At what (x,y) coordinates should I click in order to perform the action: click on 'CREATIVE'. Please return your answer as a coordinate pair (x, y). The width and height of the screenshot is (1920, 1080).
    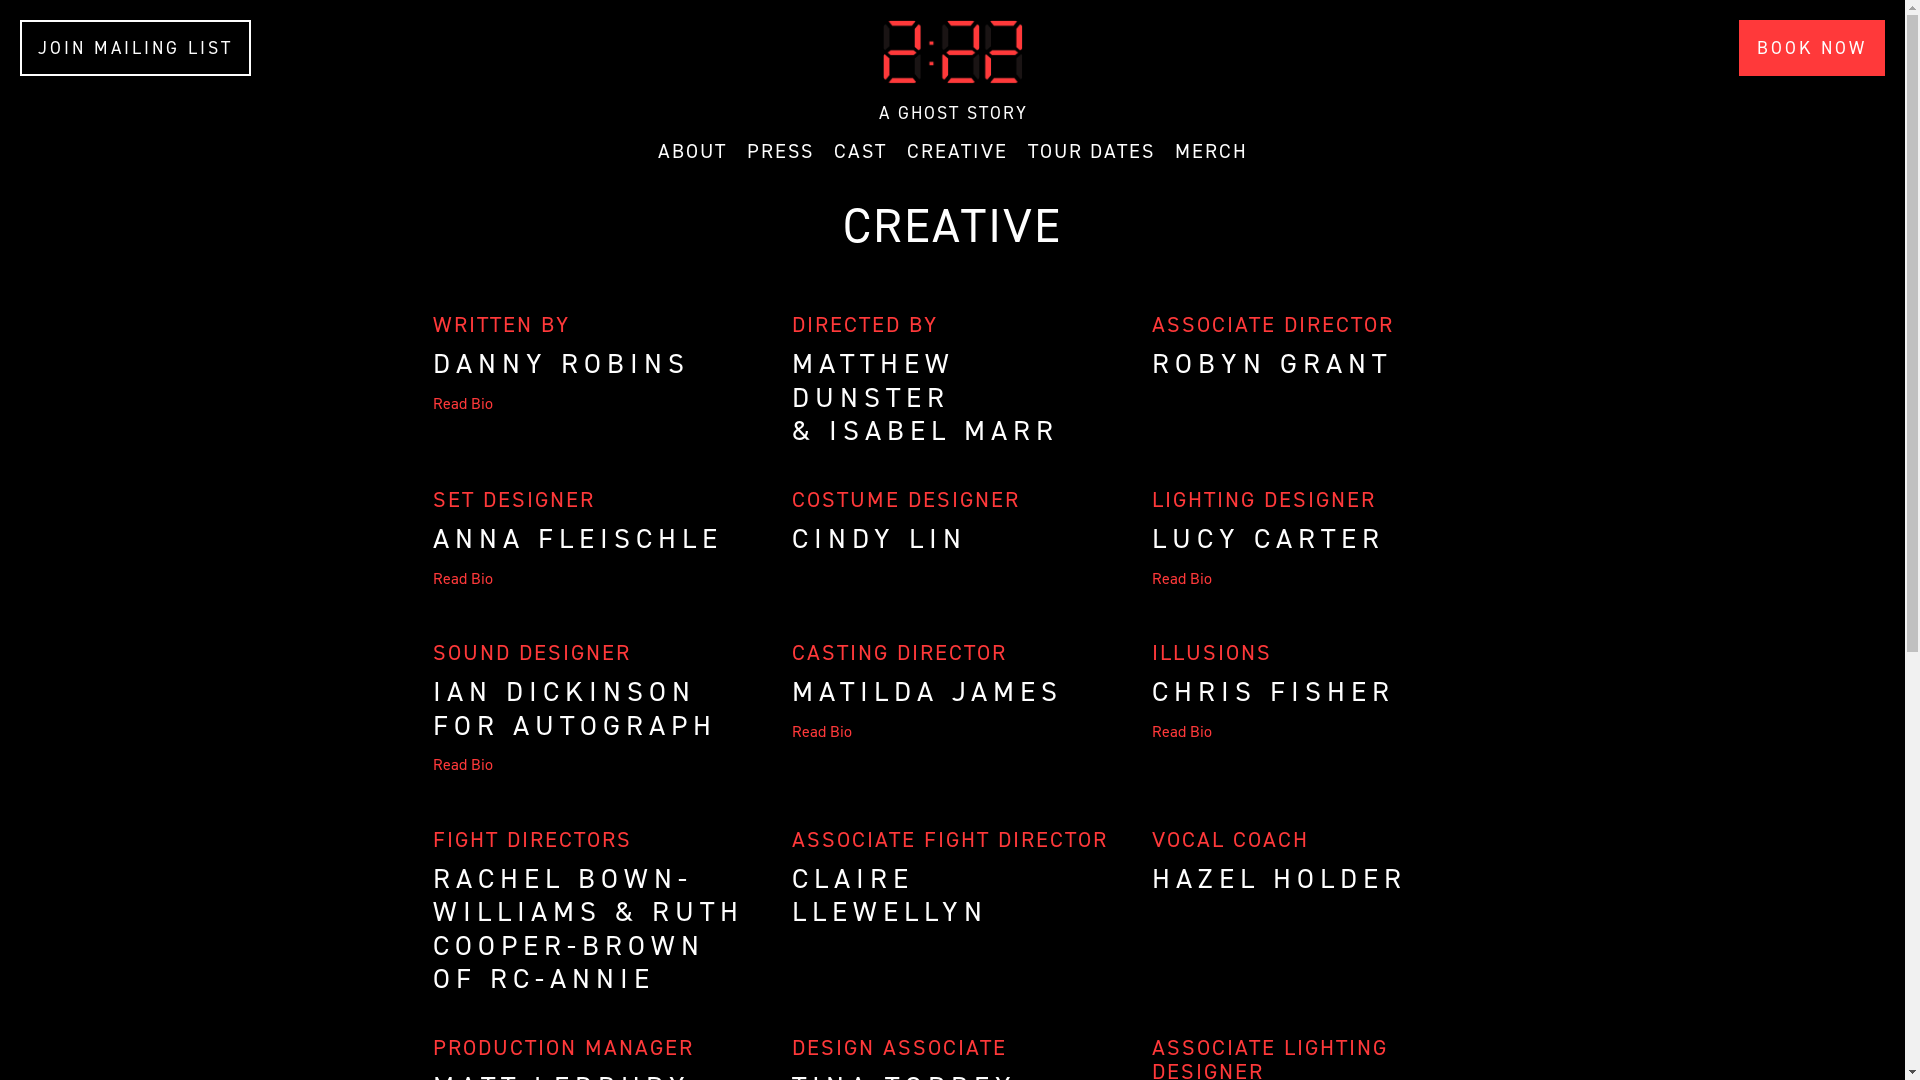
    Looking at the image, I should click on (955, 149).